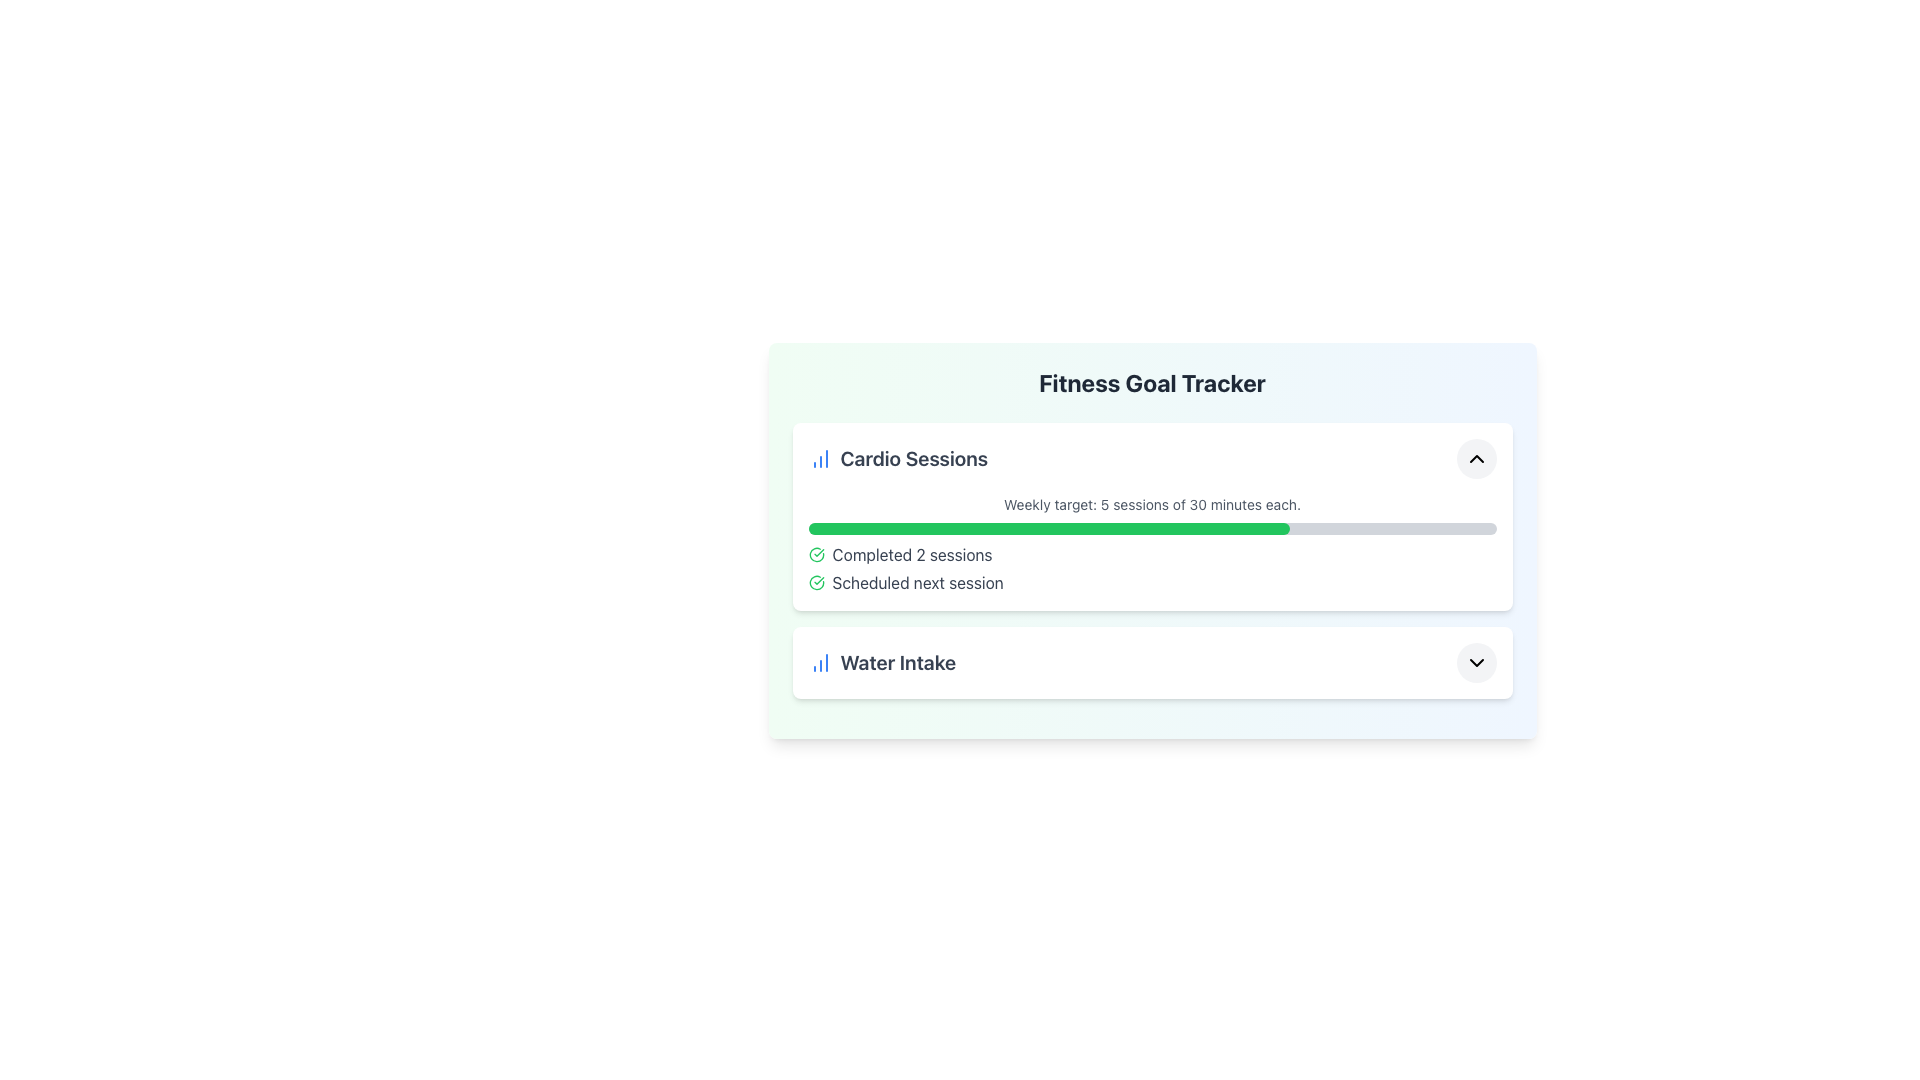  What do you see at coordinates (1152, 569) in the screenshot?
I see `status summary of cardio sessions located in the 'Cardio Sessions' section, below the progress bar and above the 'Water Intake' section` at bounding box center [1152, 569].